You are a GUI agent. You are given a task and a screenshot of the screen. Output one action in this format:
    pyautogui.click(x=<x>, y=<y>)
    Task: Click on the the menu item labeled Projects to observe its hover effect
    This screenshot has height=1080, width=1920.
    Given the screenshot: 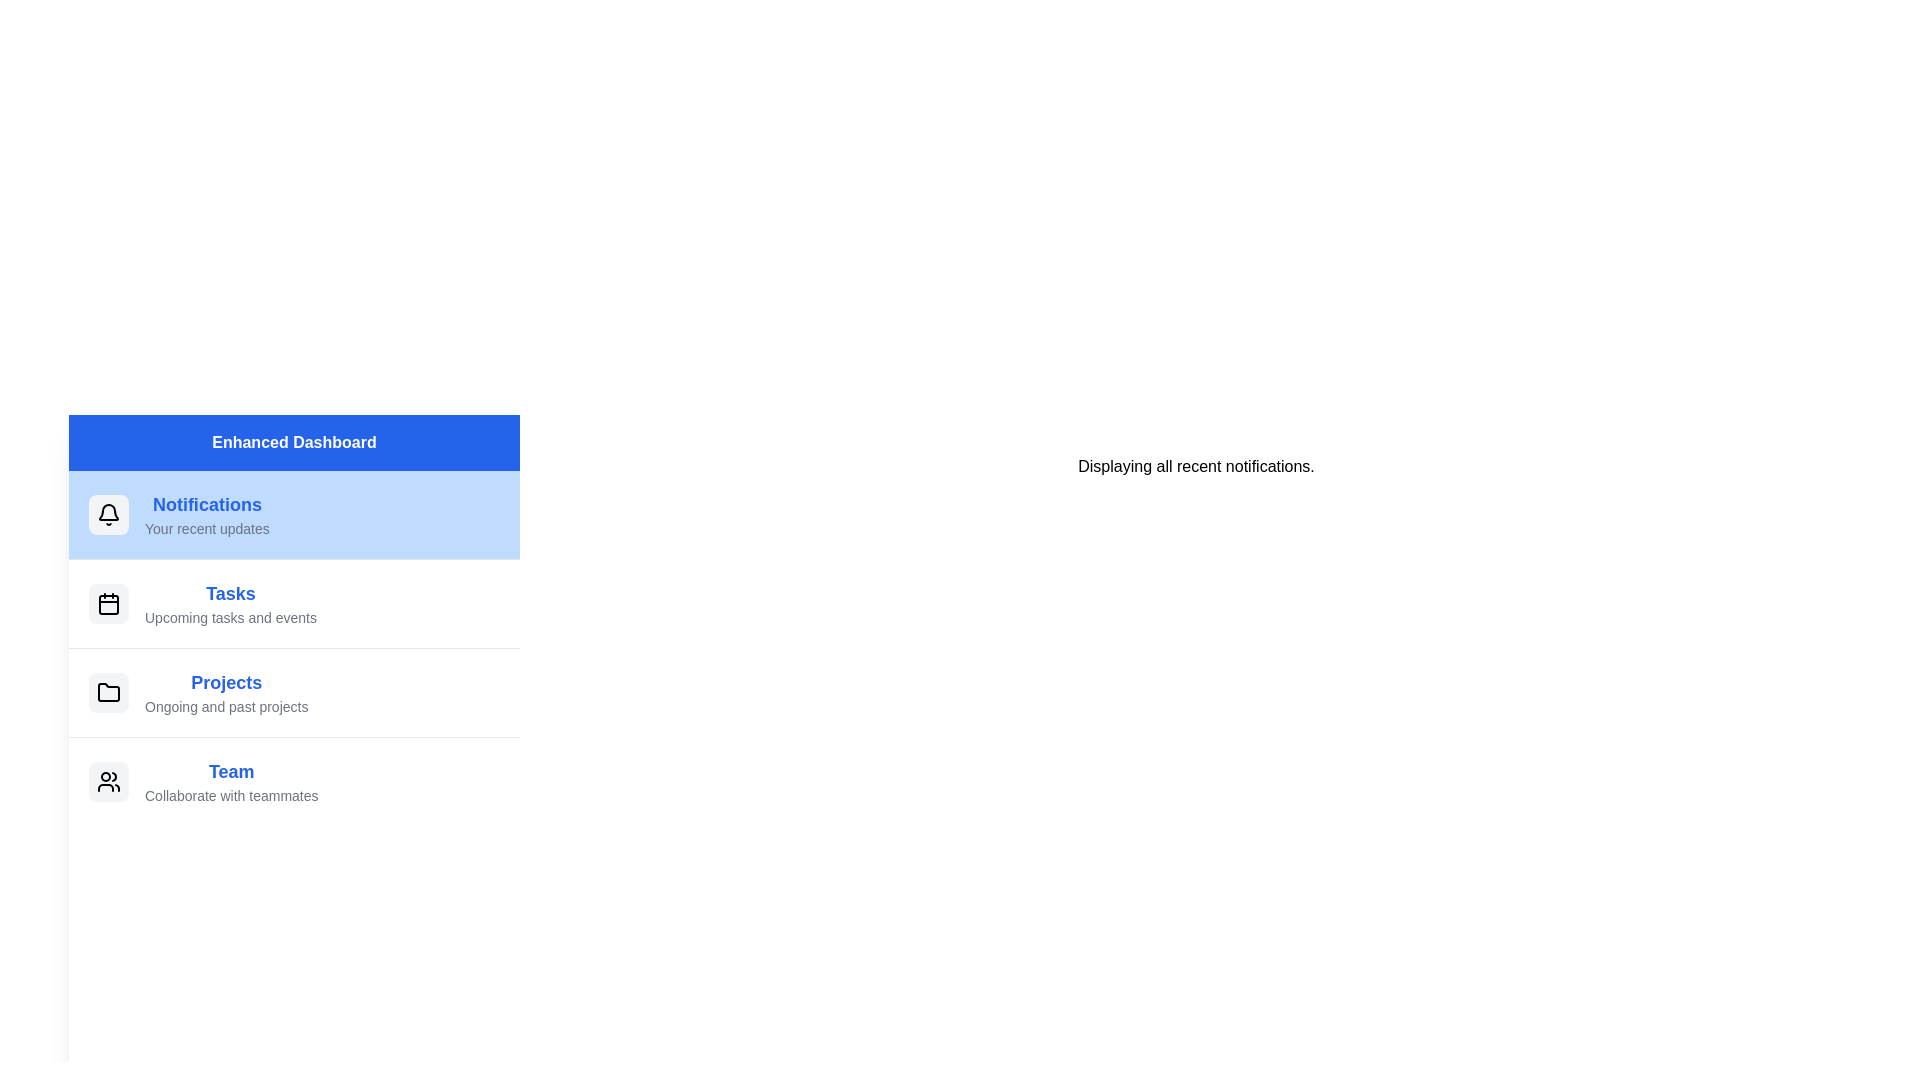 What is the action you would take?
    pyautogui.click(x=293, y=691)
    